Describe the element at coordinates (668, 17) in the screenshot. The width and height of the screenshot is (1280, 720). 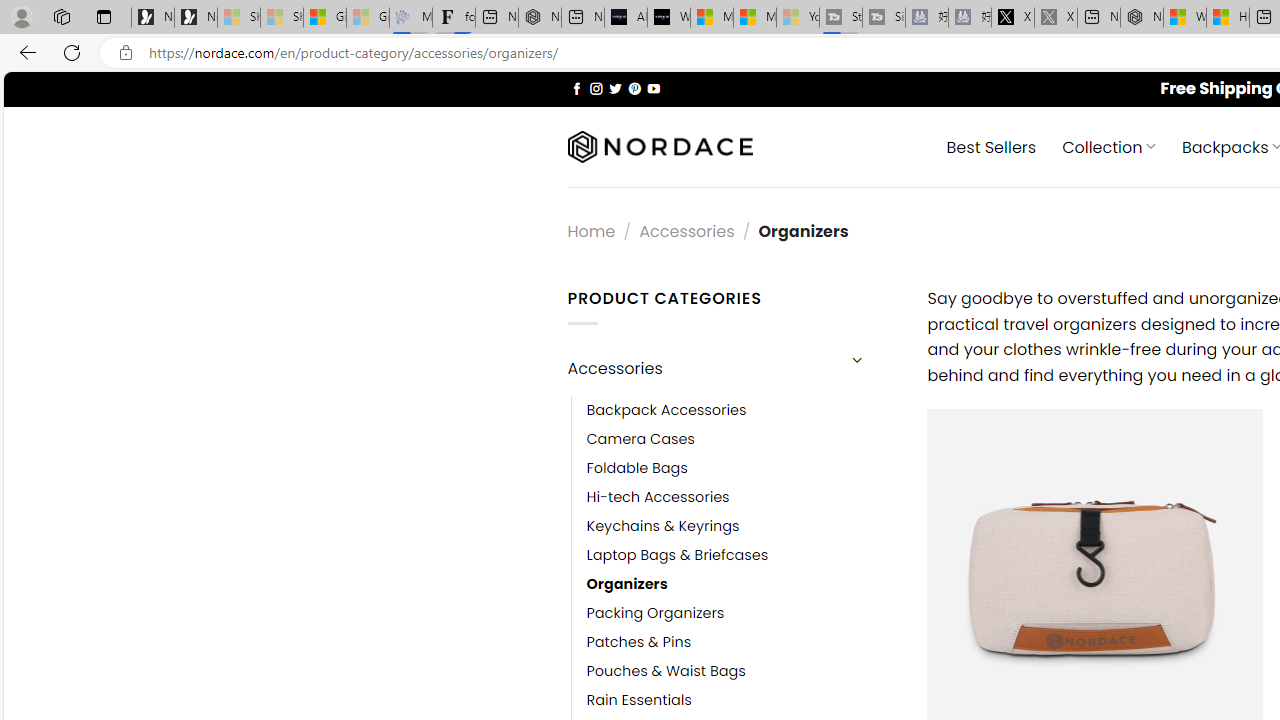
I see `'What'` at that location.